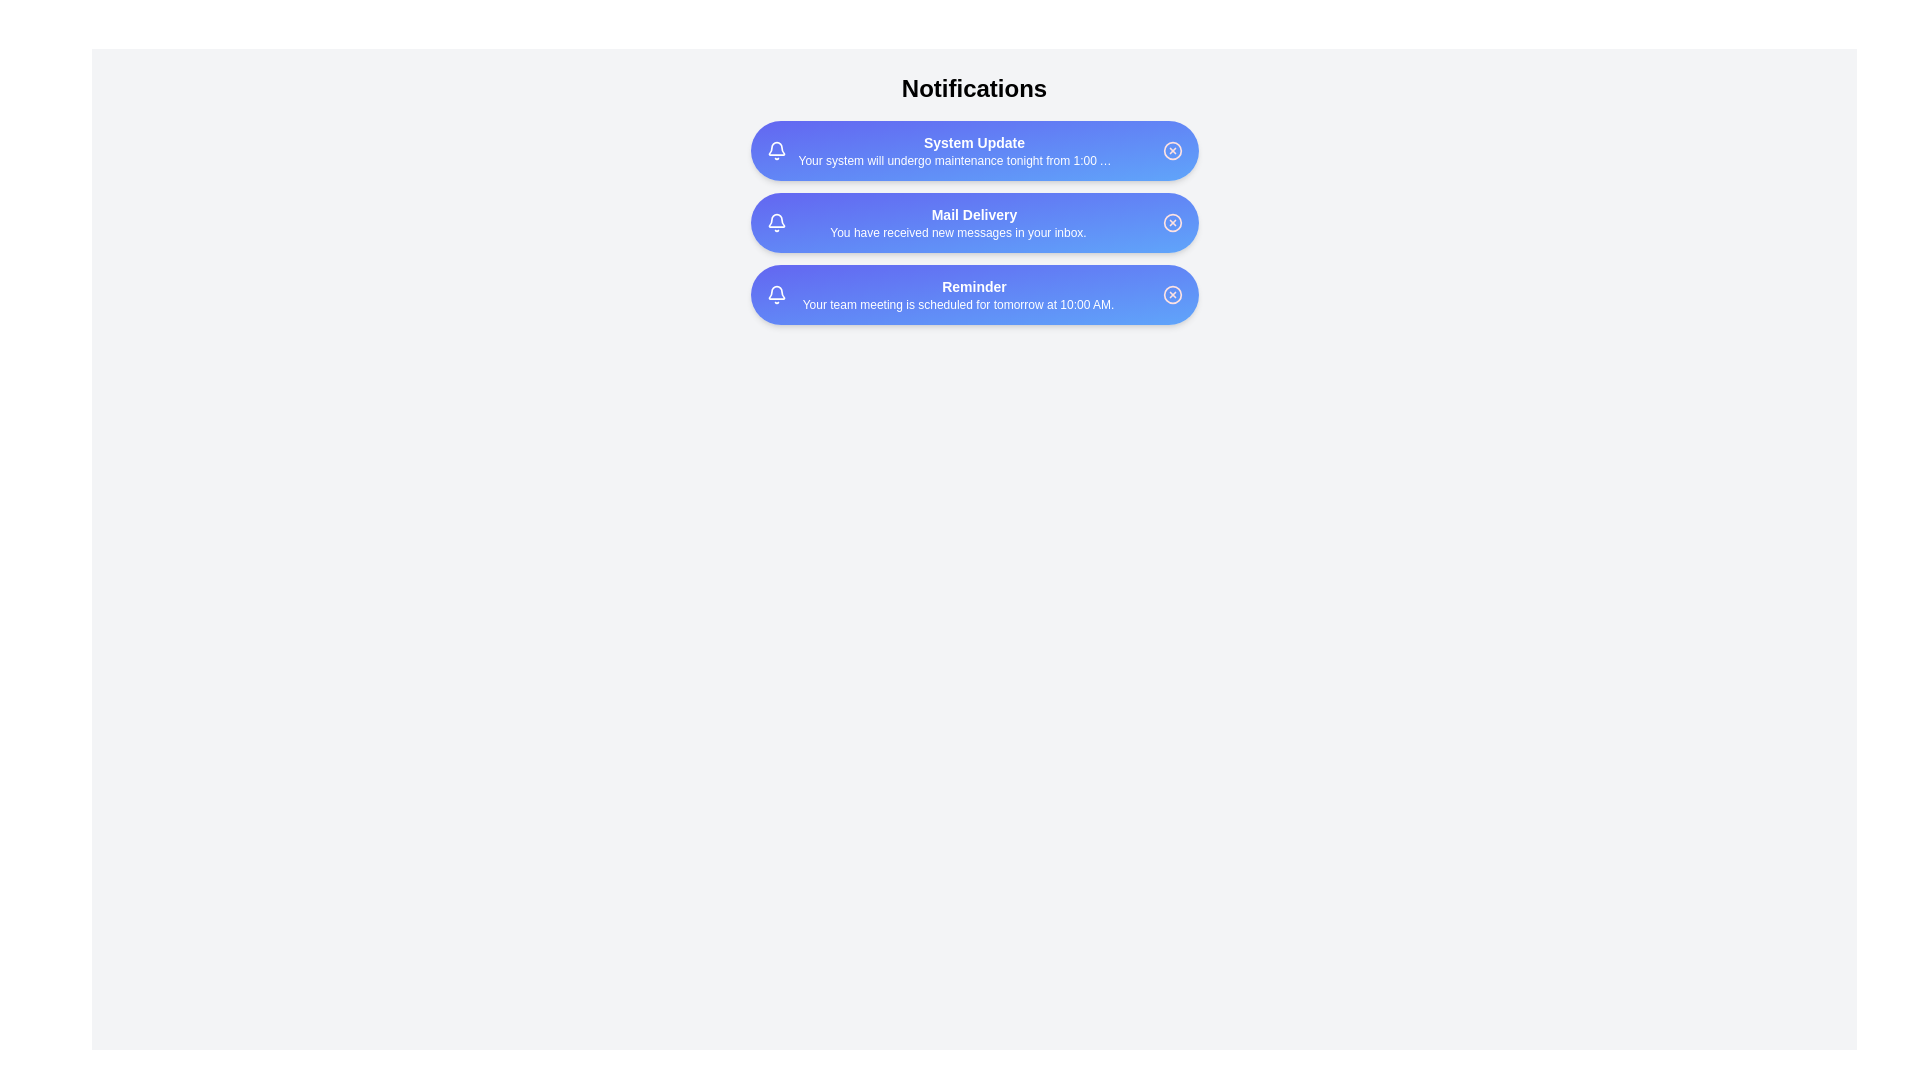  Describe the element at coordinates (775, 149) in the screenshot. I see `the notification icon corresponding to System Update` at that location.